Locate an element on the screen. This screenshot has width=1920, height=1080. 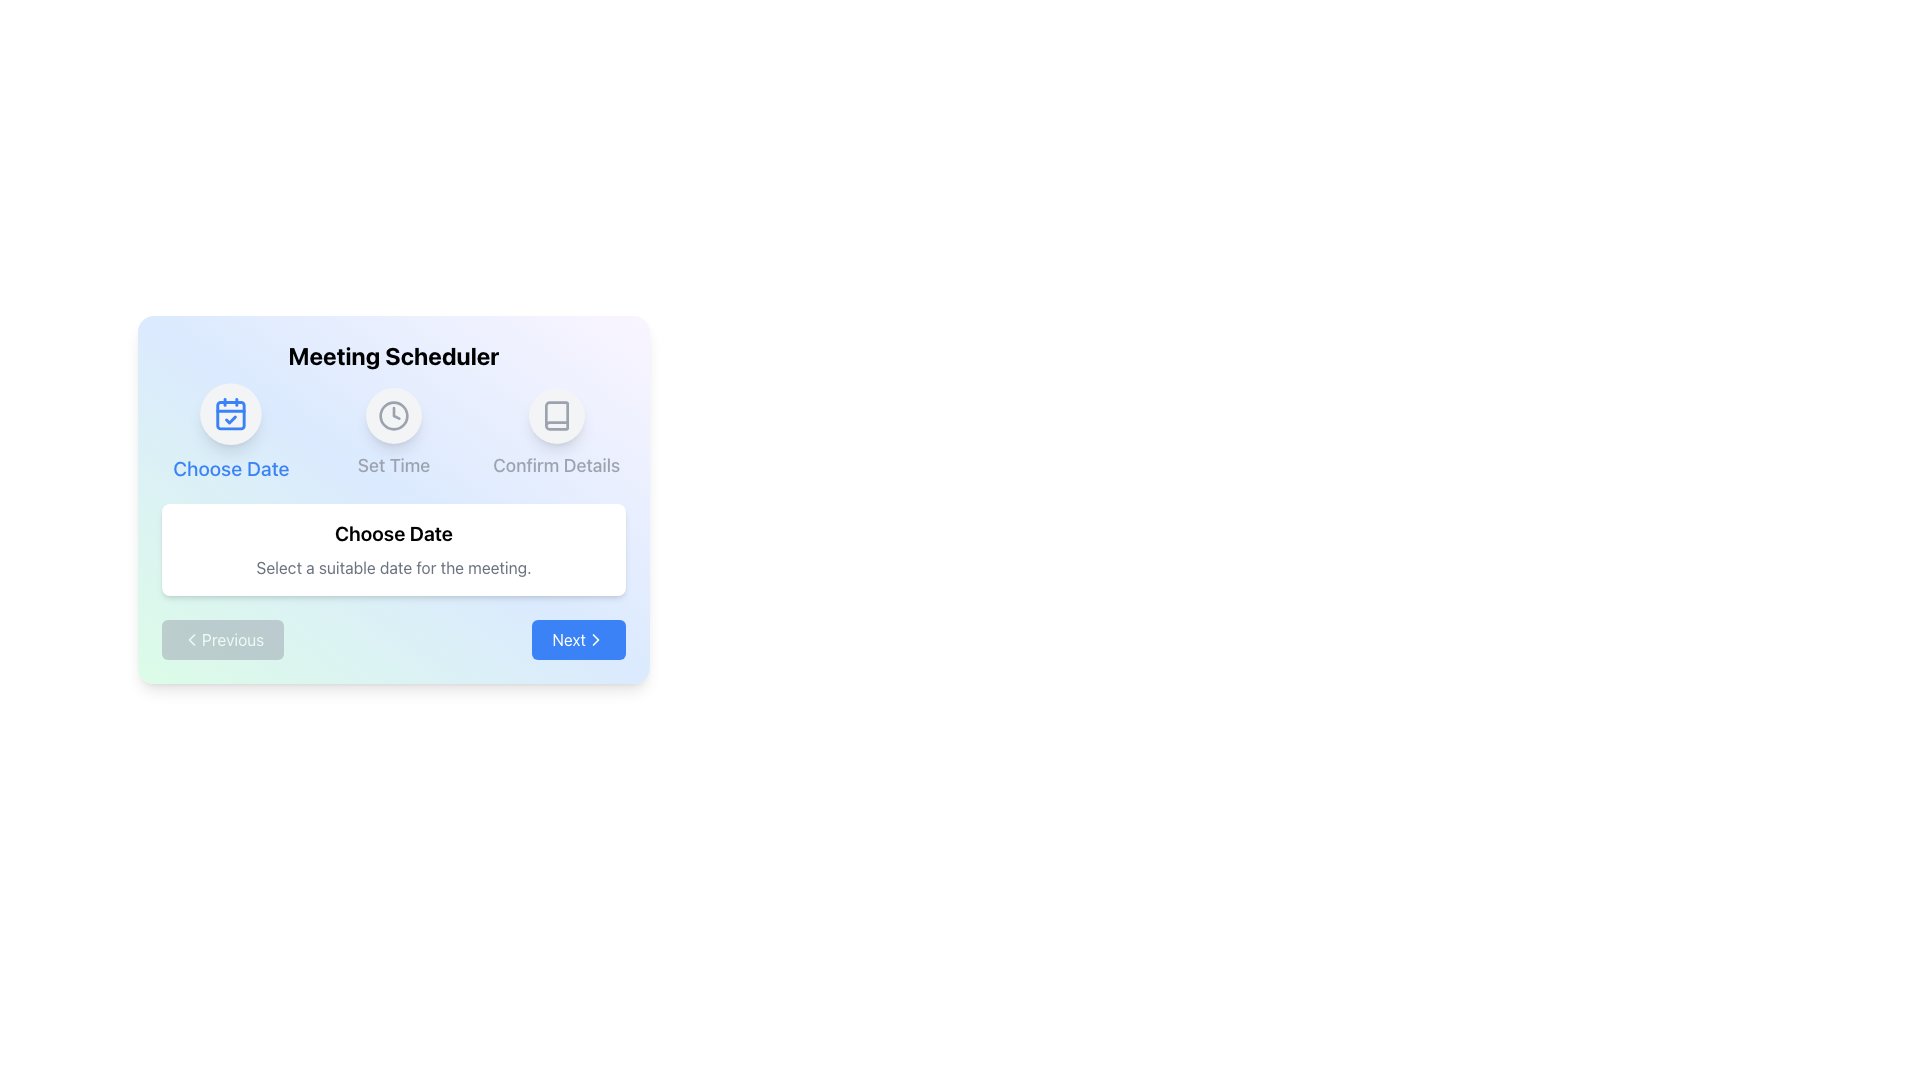
the icon located at the far-right side of the 'Next' button at the bottom-right corner of the interface to indicate navigation forward is located at coordinates (594, 640).